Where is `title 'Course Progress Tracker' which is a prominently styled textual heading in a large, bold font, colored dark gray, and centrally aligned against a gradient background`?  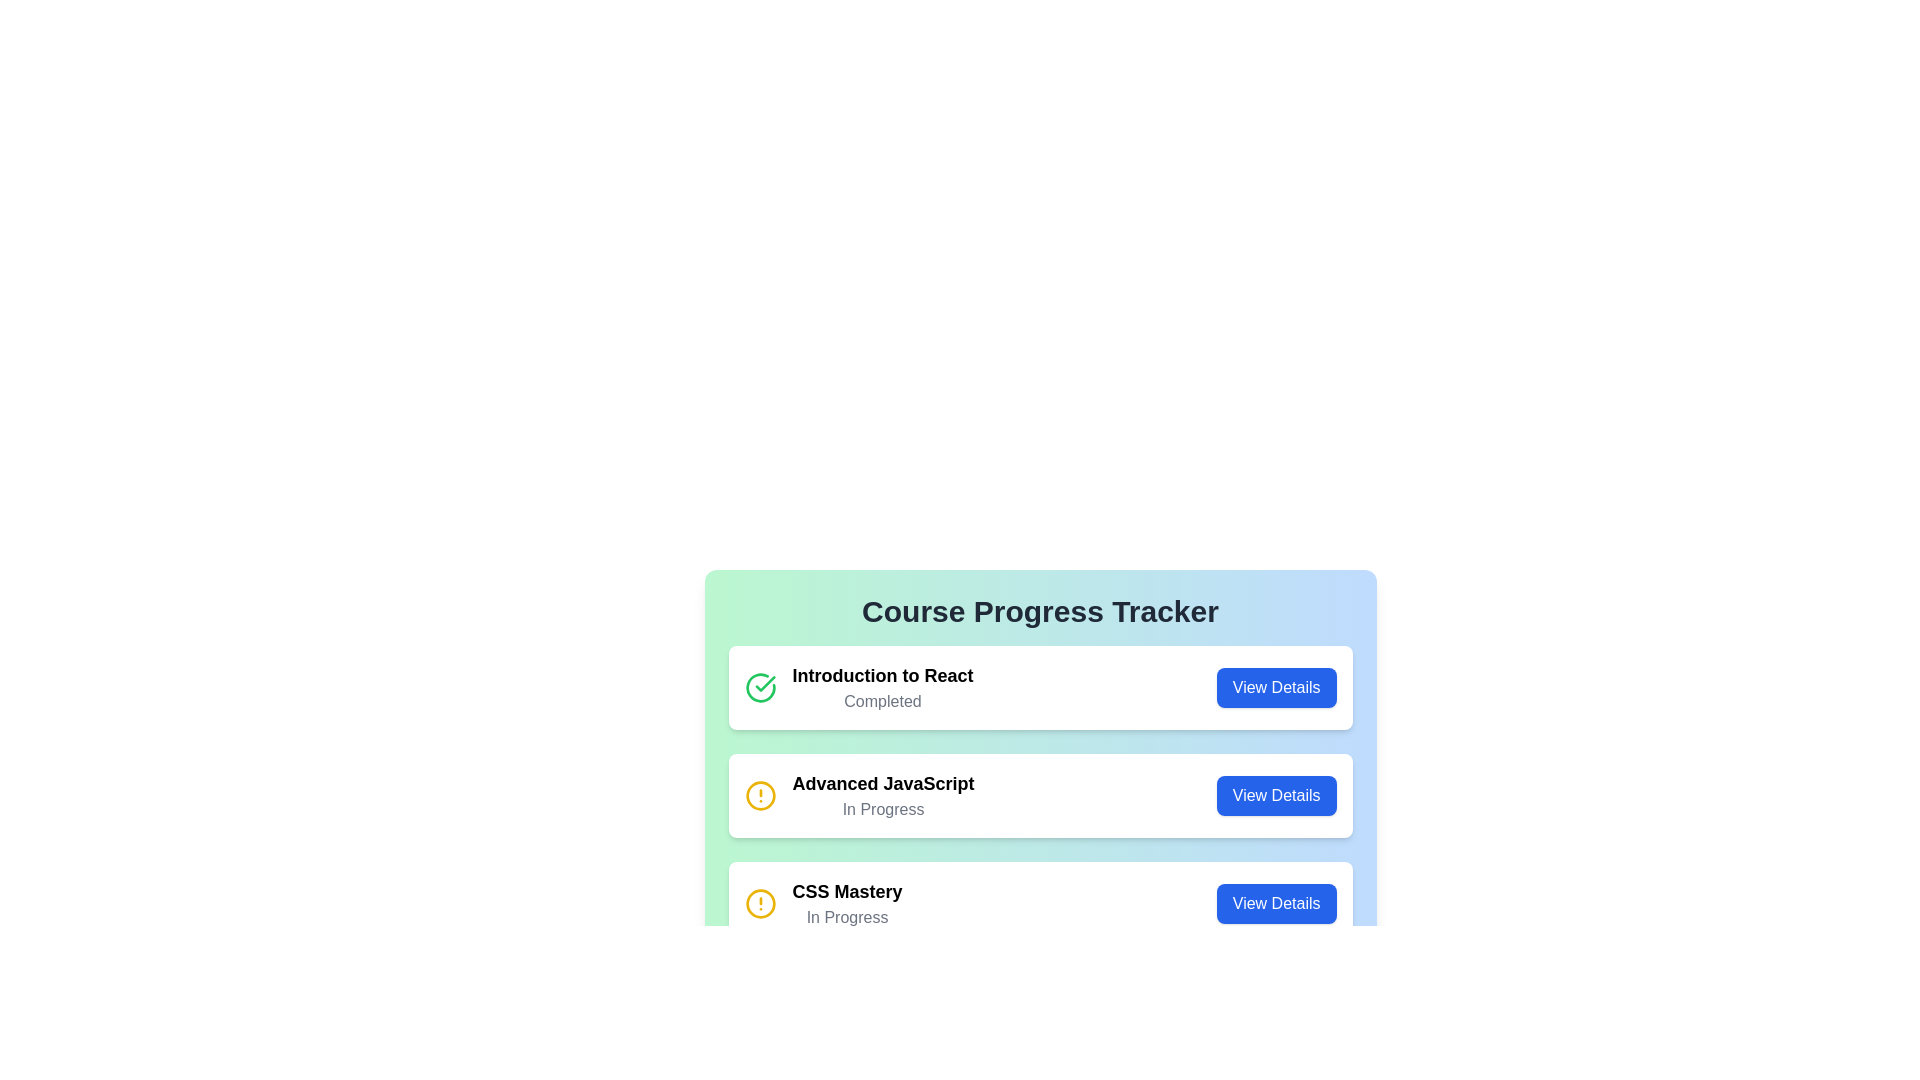
title 'Course Progress Tracker' which is a prominently styled textual heading in a large, bold font, colored dark gray, and centrally aligned against a gradient background is located at coordinates (1040, 611).